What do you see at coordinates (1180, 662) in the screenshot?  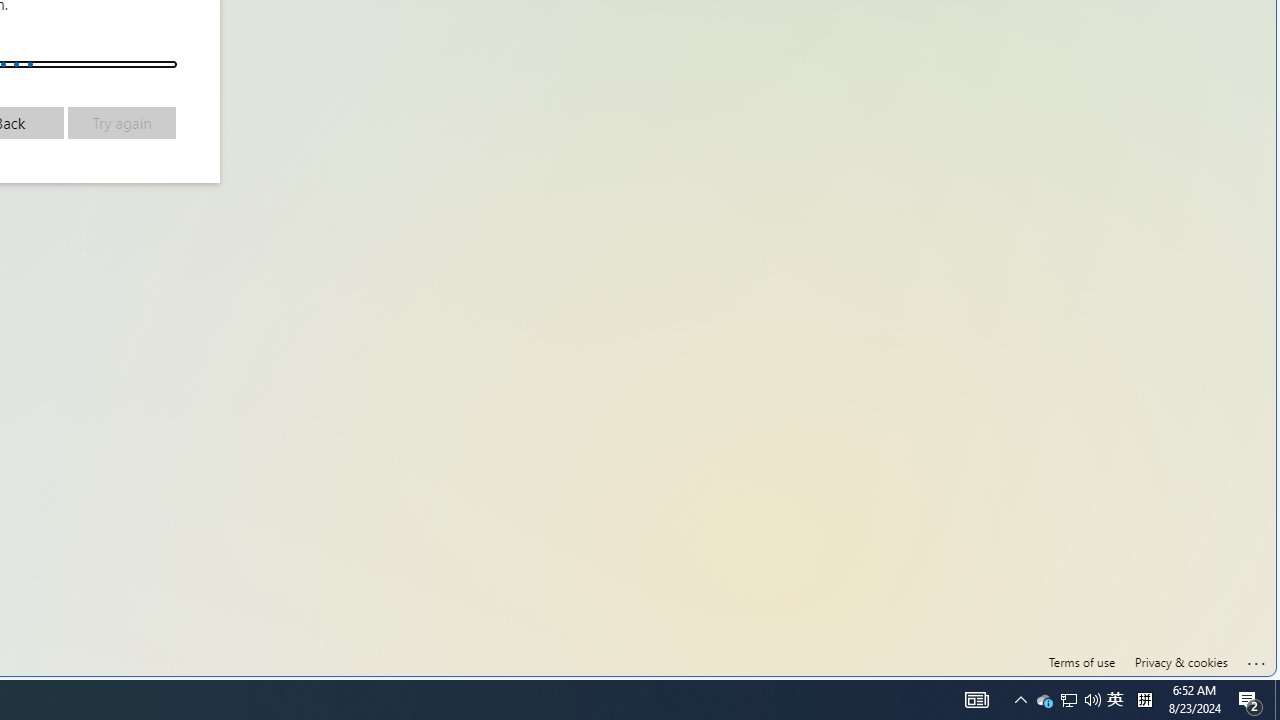 I see `'Privacy & cookies'` at bounding box center [1180, 662].